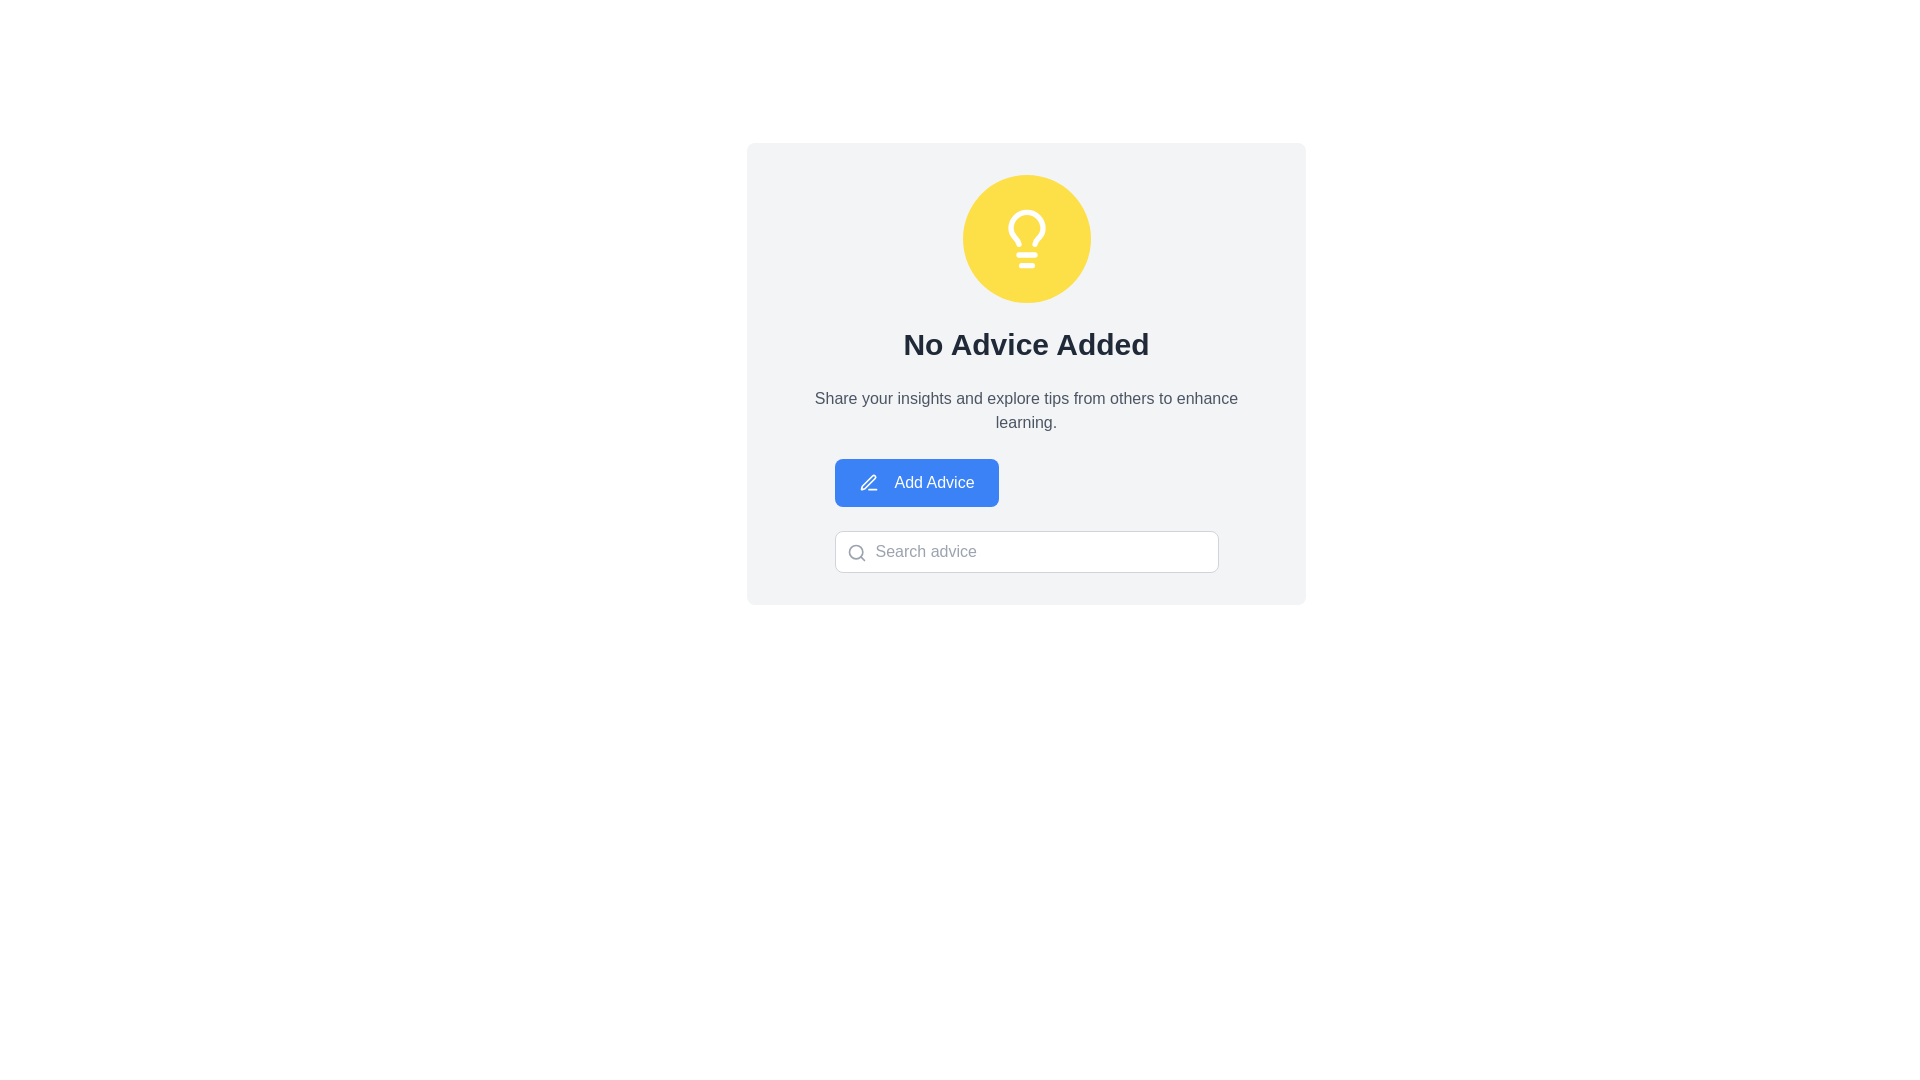  I want to click on the magnifying glass icon located inside the 'Search advice' text input field, positioned on the left side of the placeholder text, so click(856, 552).